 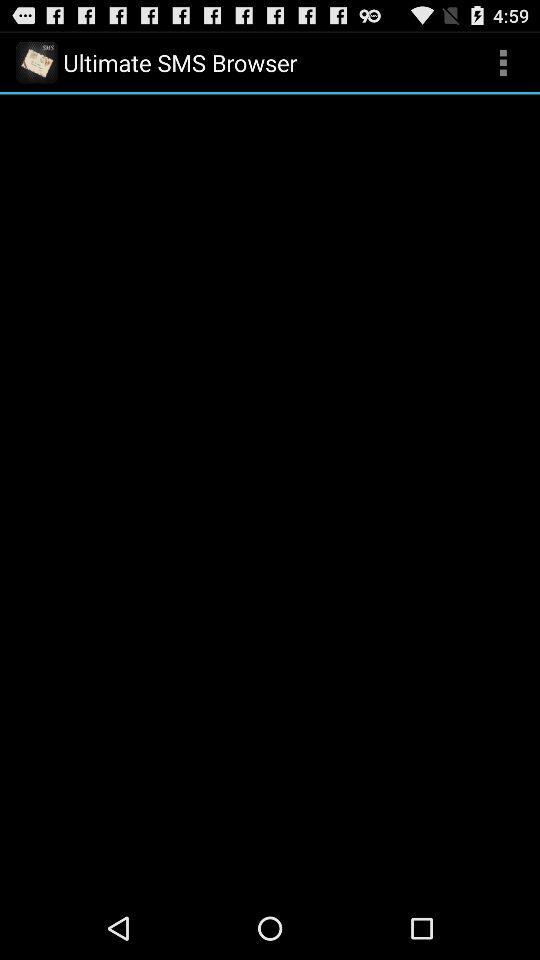 I want to click on icon at the top right corner, so click(x=502, y=62).